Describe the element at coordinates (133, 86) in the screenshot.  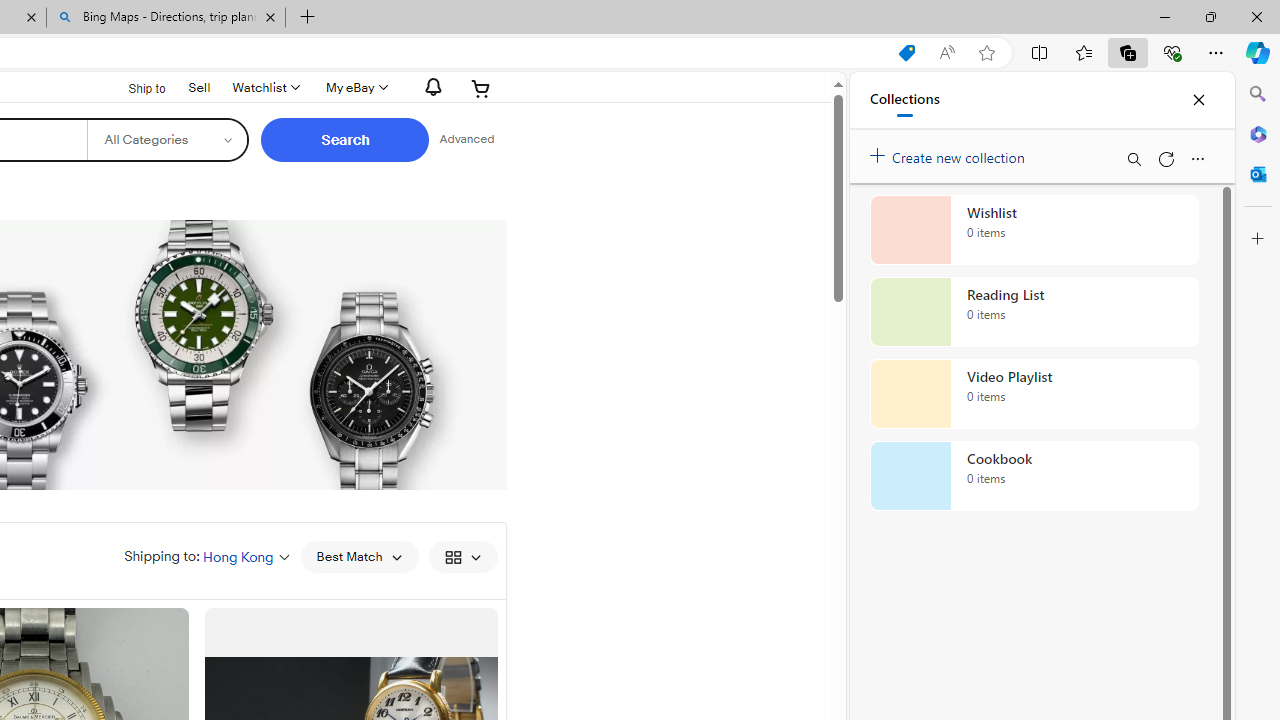
I see `'Ship to'` at that location.